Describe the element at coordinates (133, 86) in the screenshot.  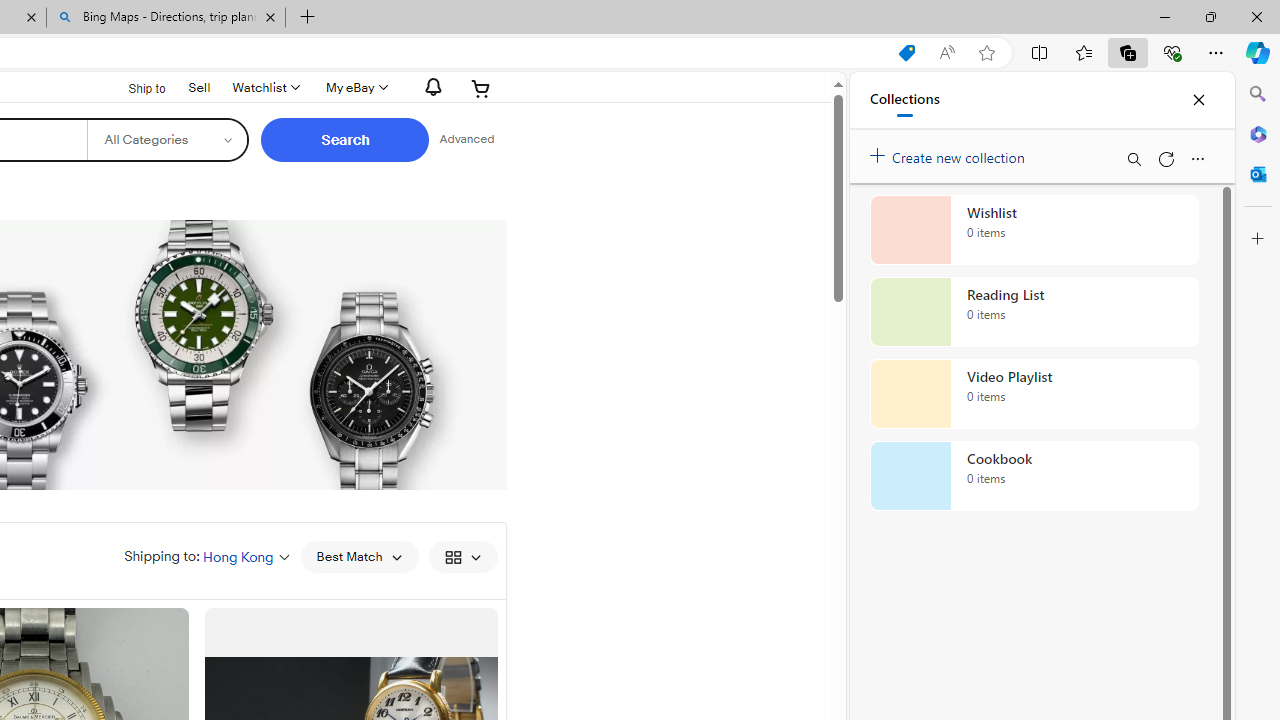
I see `'Ship to'` at that location.